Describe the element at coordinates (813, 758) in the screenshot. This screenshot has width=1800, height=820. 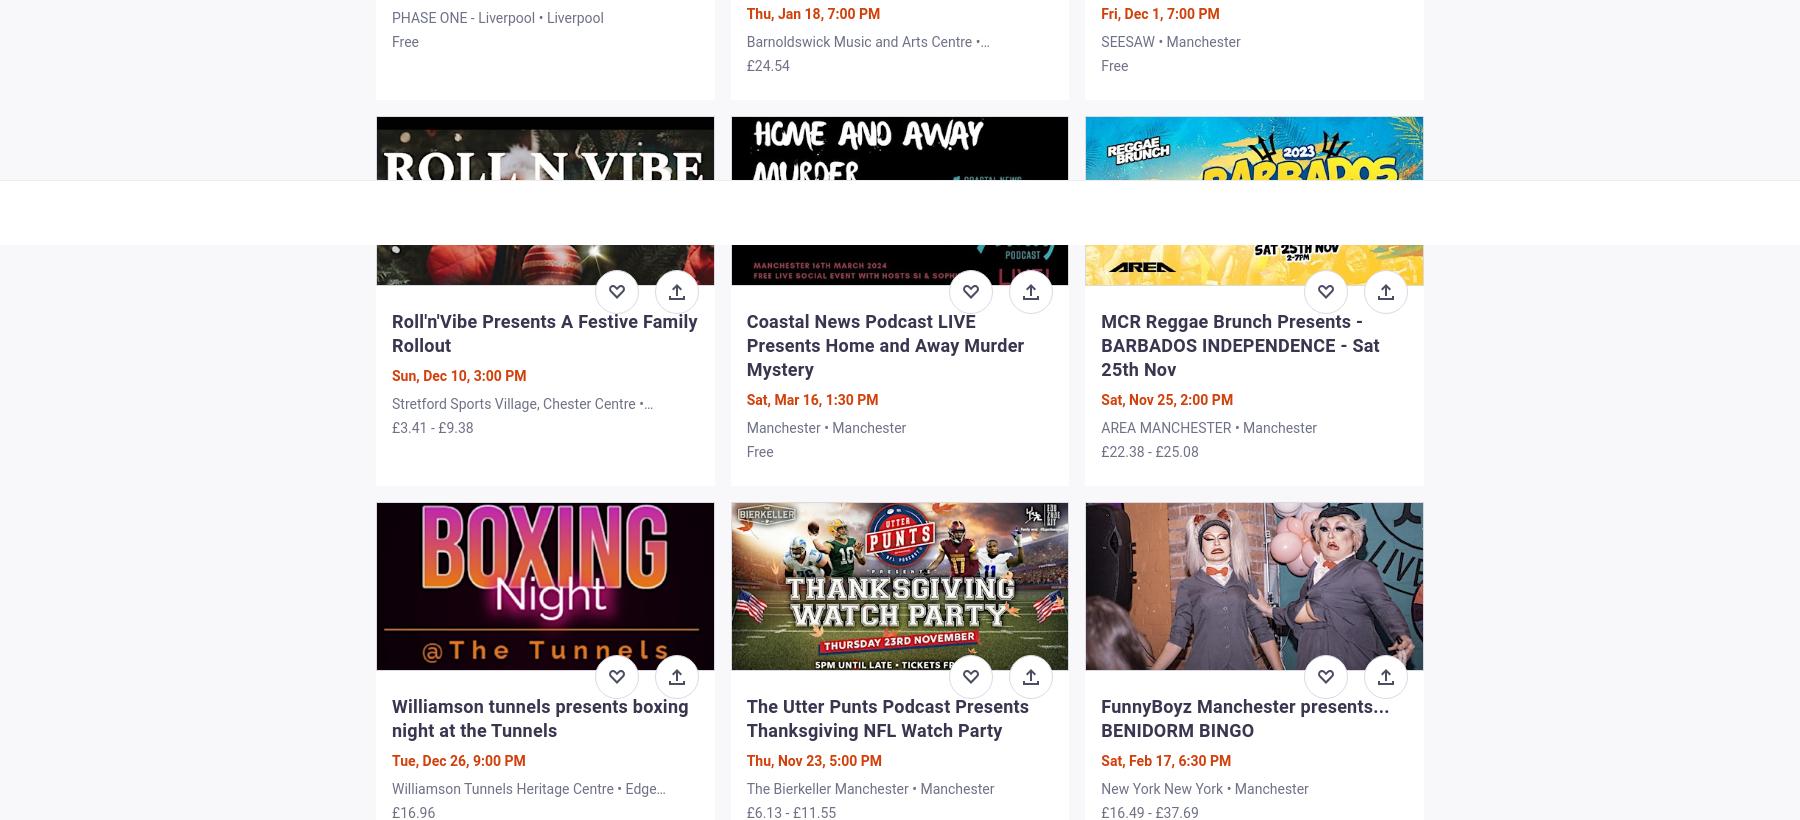
I see `'Thu, Nov 23, 5:00 PM'` at that location.